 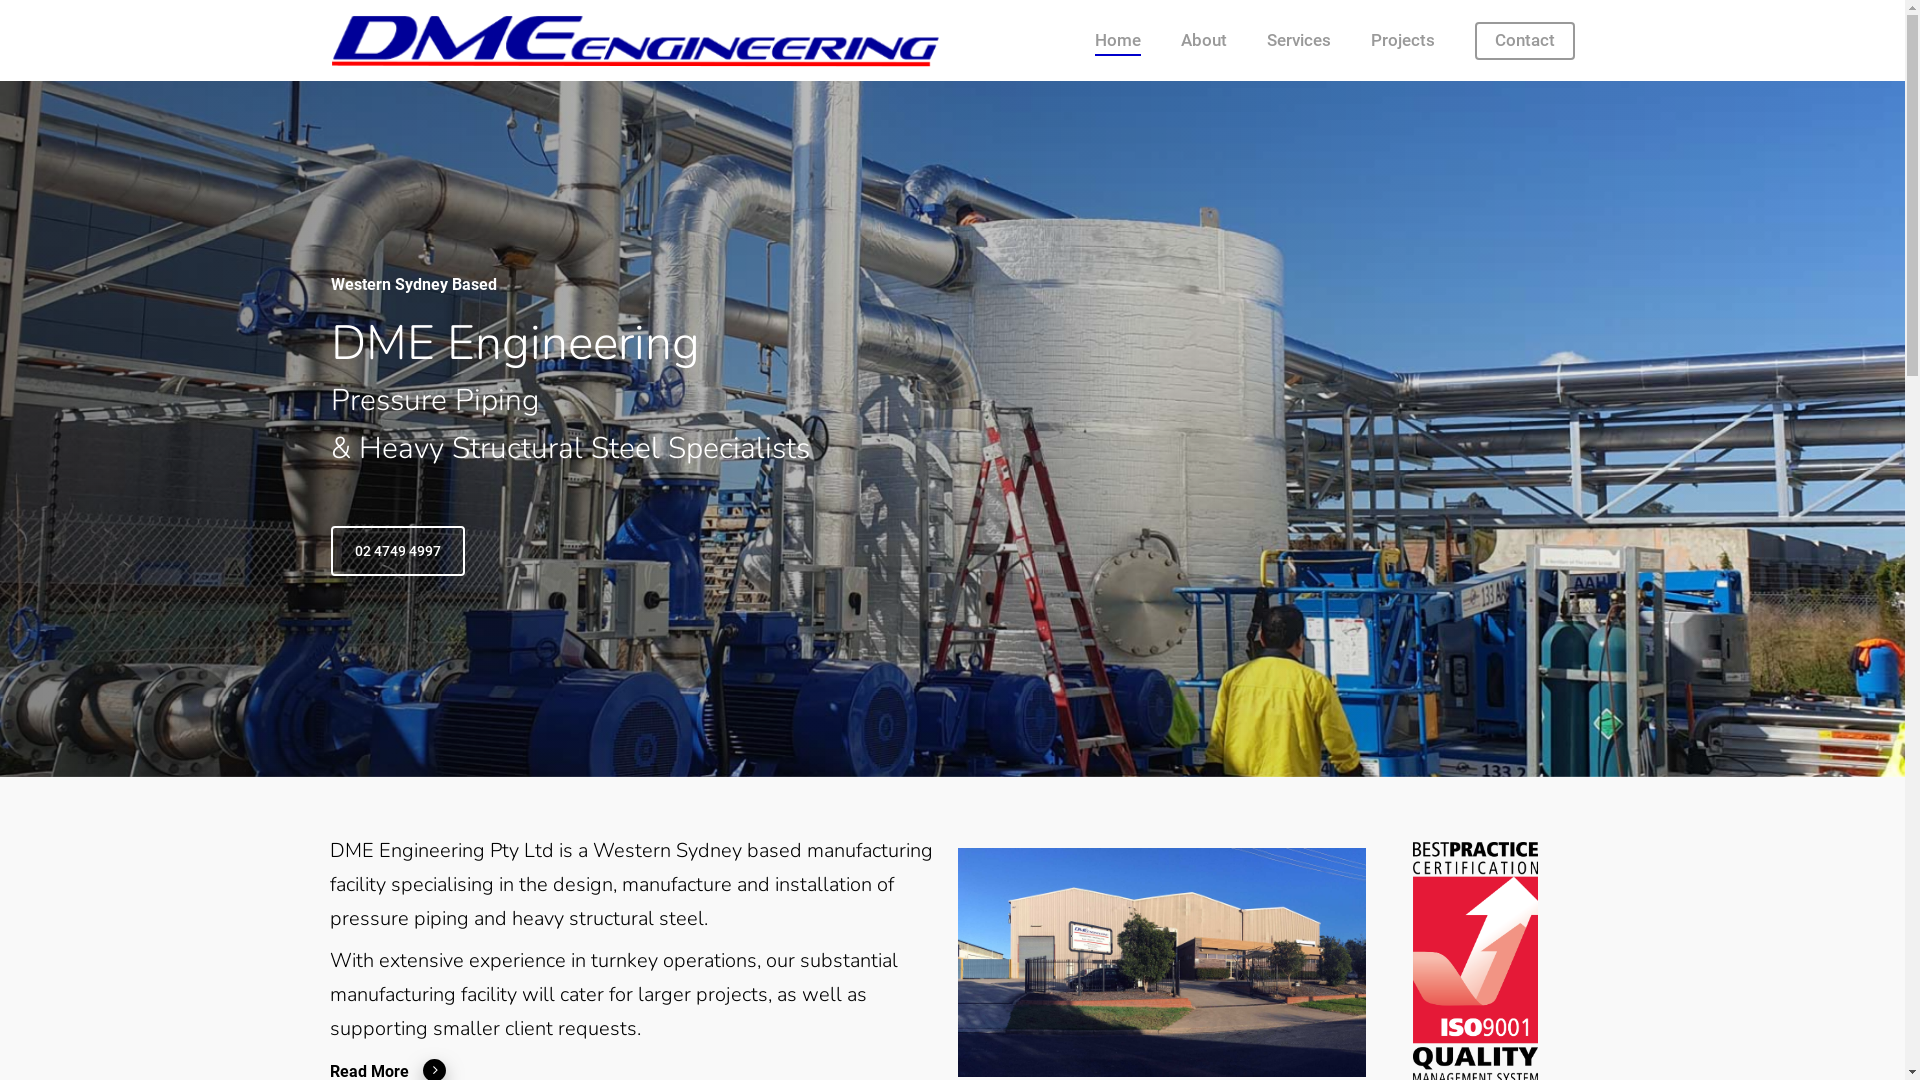 I want to click on 'Home', so click(x=1117, y=40).